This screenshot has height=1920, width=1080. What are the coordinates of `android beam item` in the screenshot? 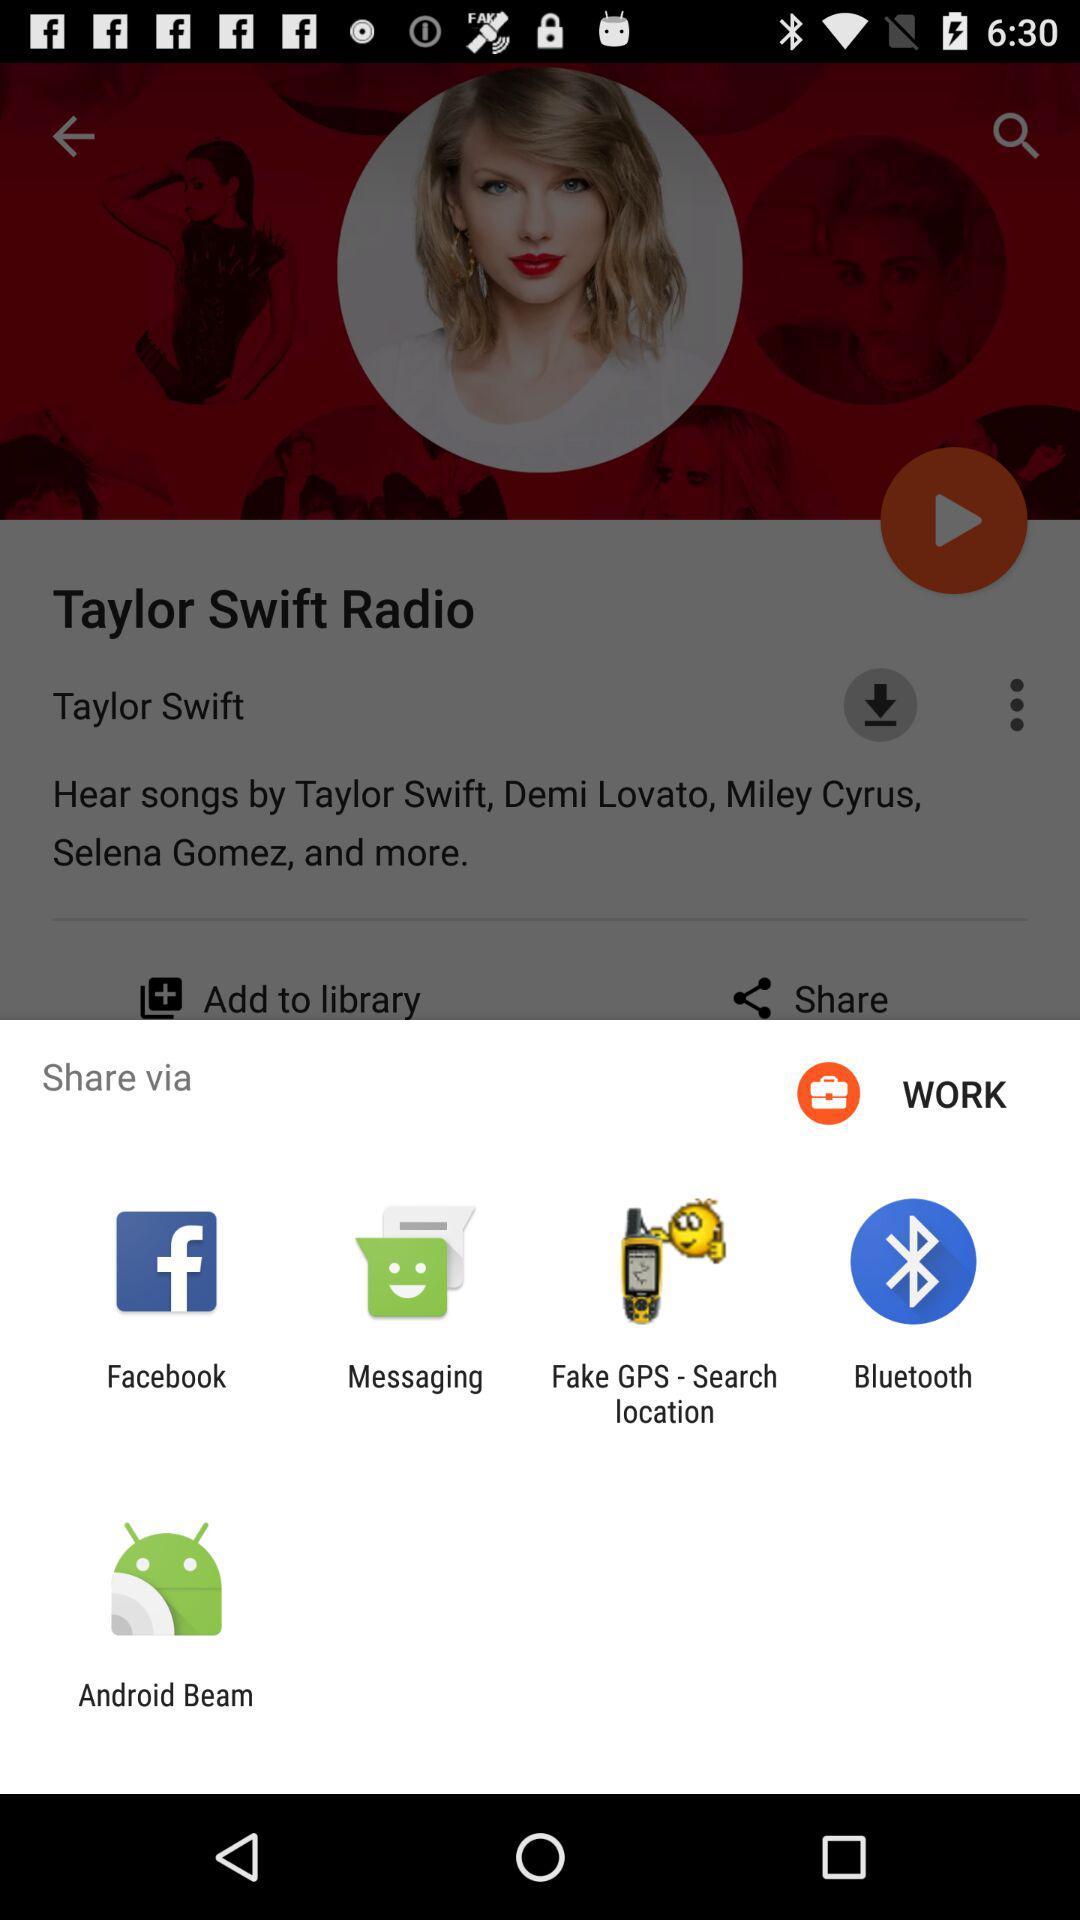 It's located at (165, 1711).